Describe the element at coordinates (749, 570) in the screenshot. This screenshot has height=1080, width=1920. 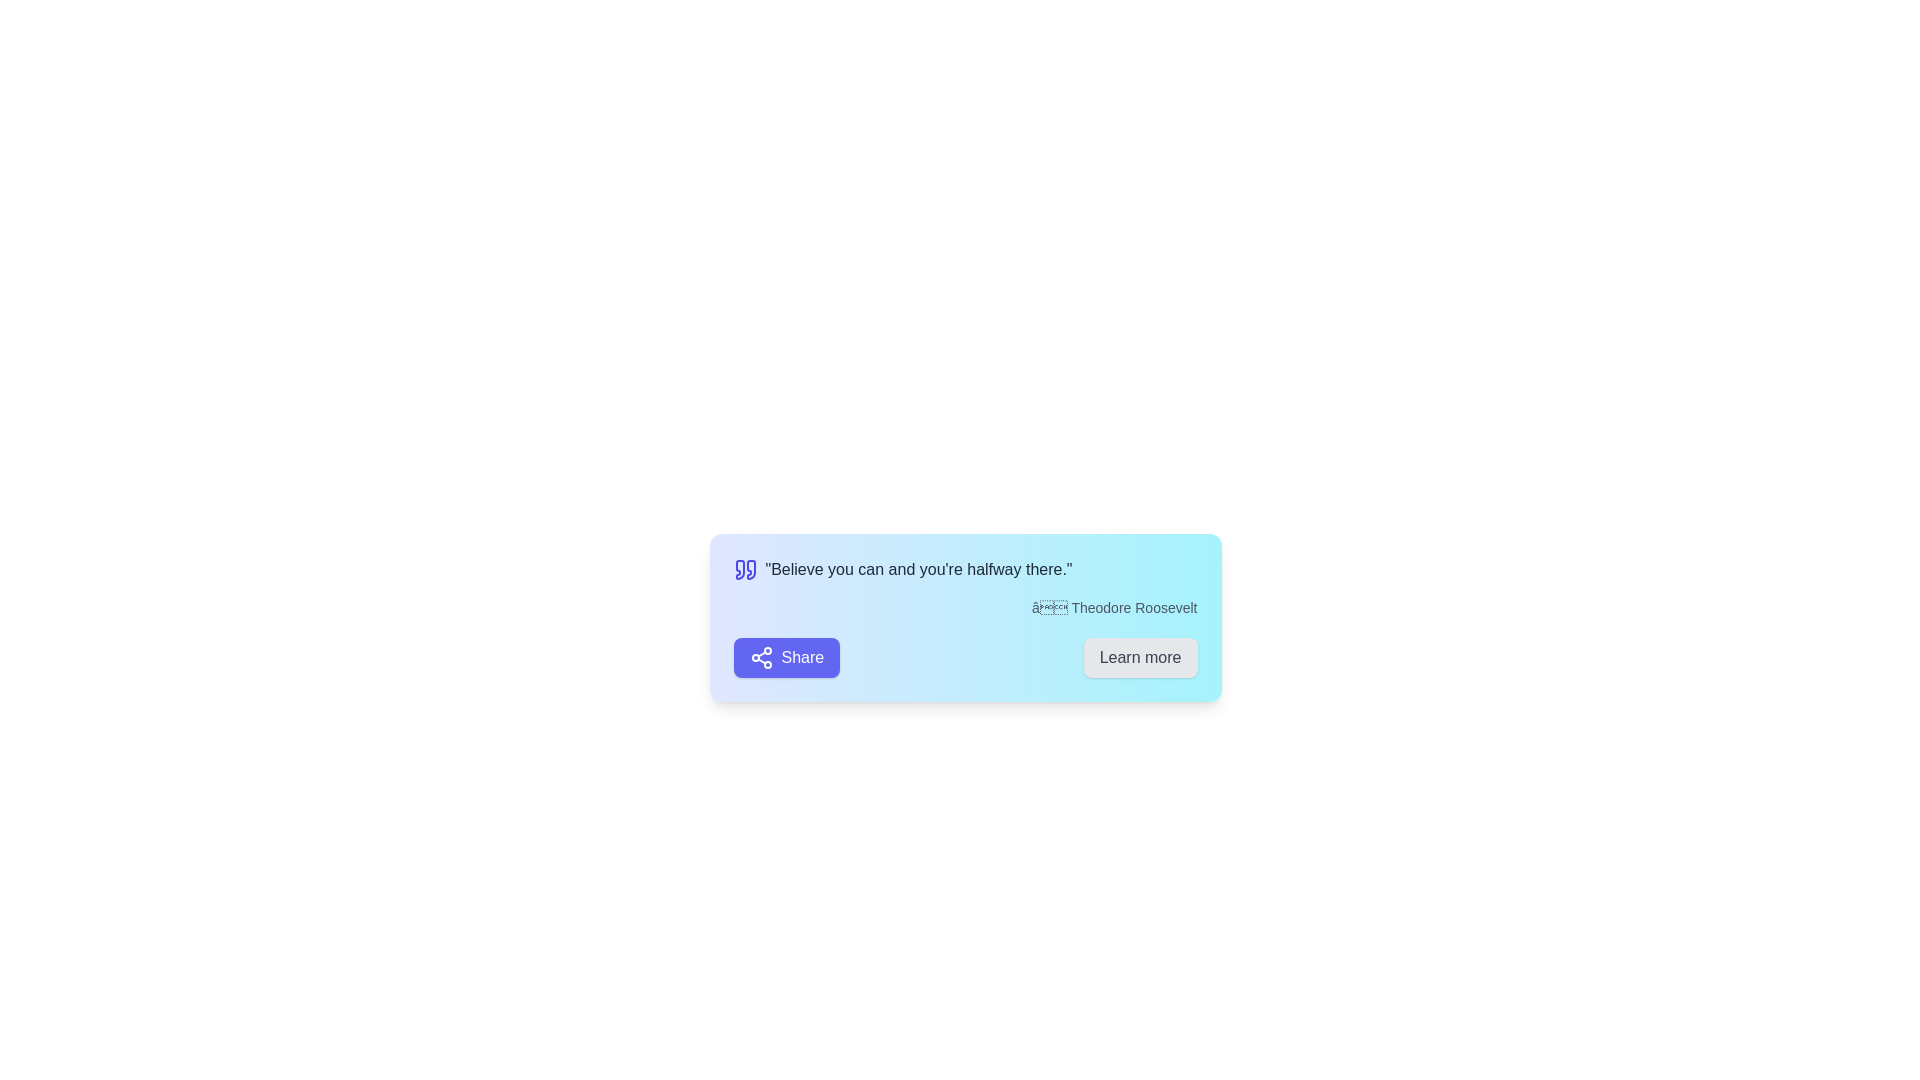
I see `the decorative quotation marks graphic located in the top-left section of the card layout, adjacent to the text block that begins with 'Believe you can and you're halfway there.'` at that location.